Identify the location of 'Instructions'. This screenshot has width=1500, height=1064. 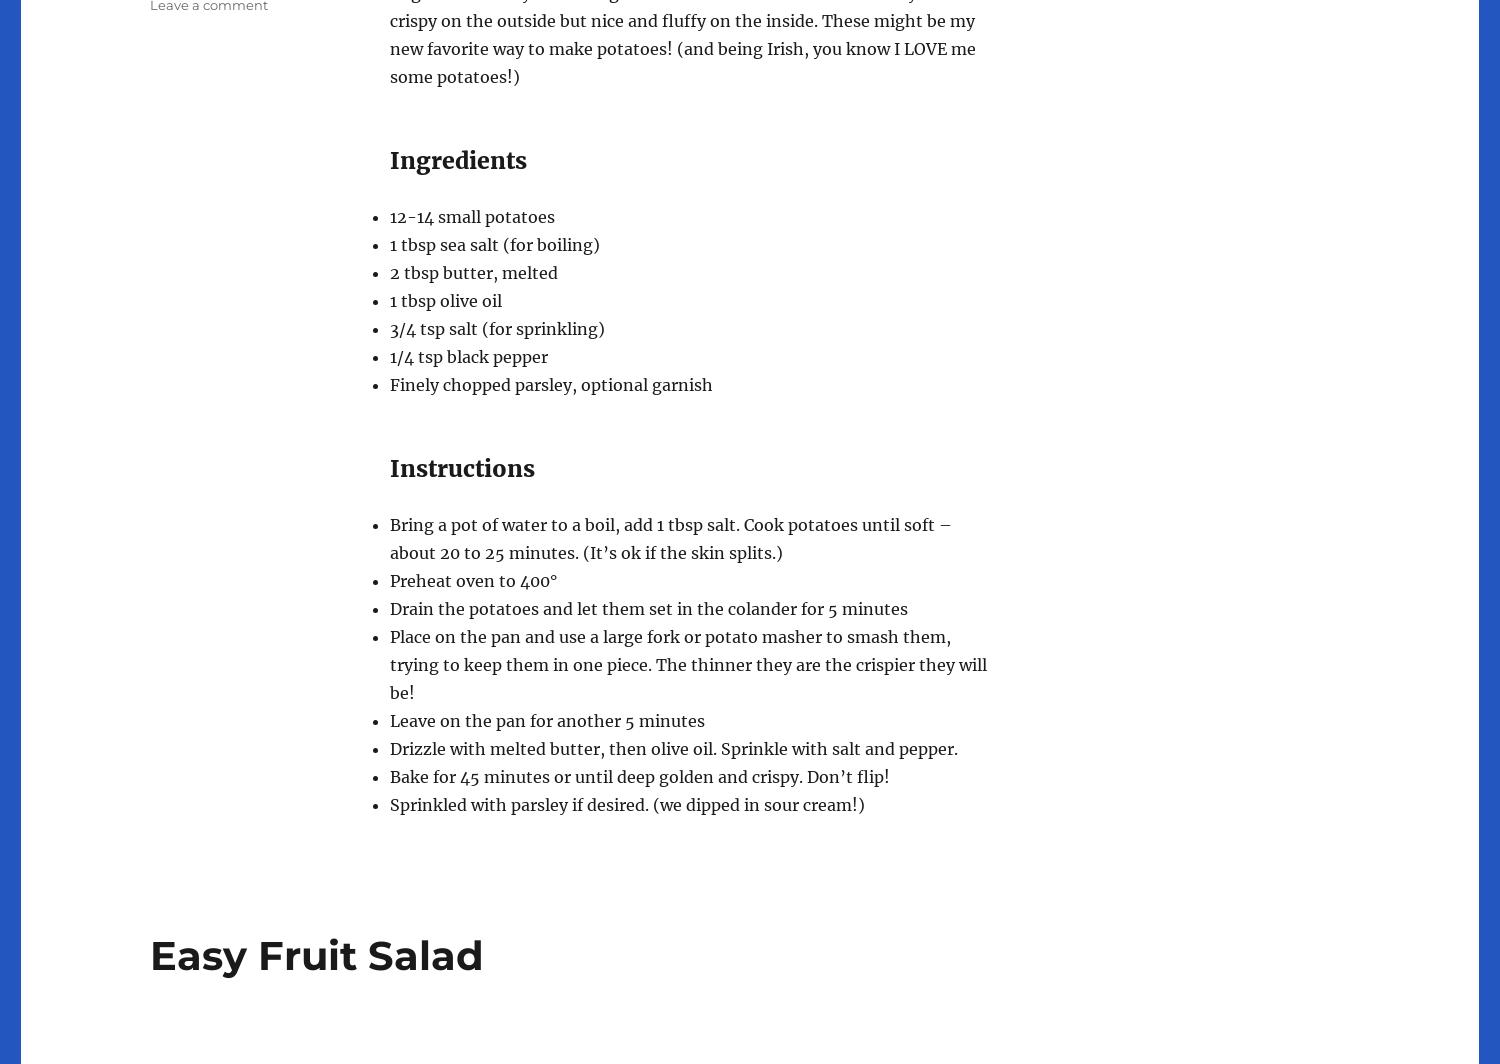
(461, 467).